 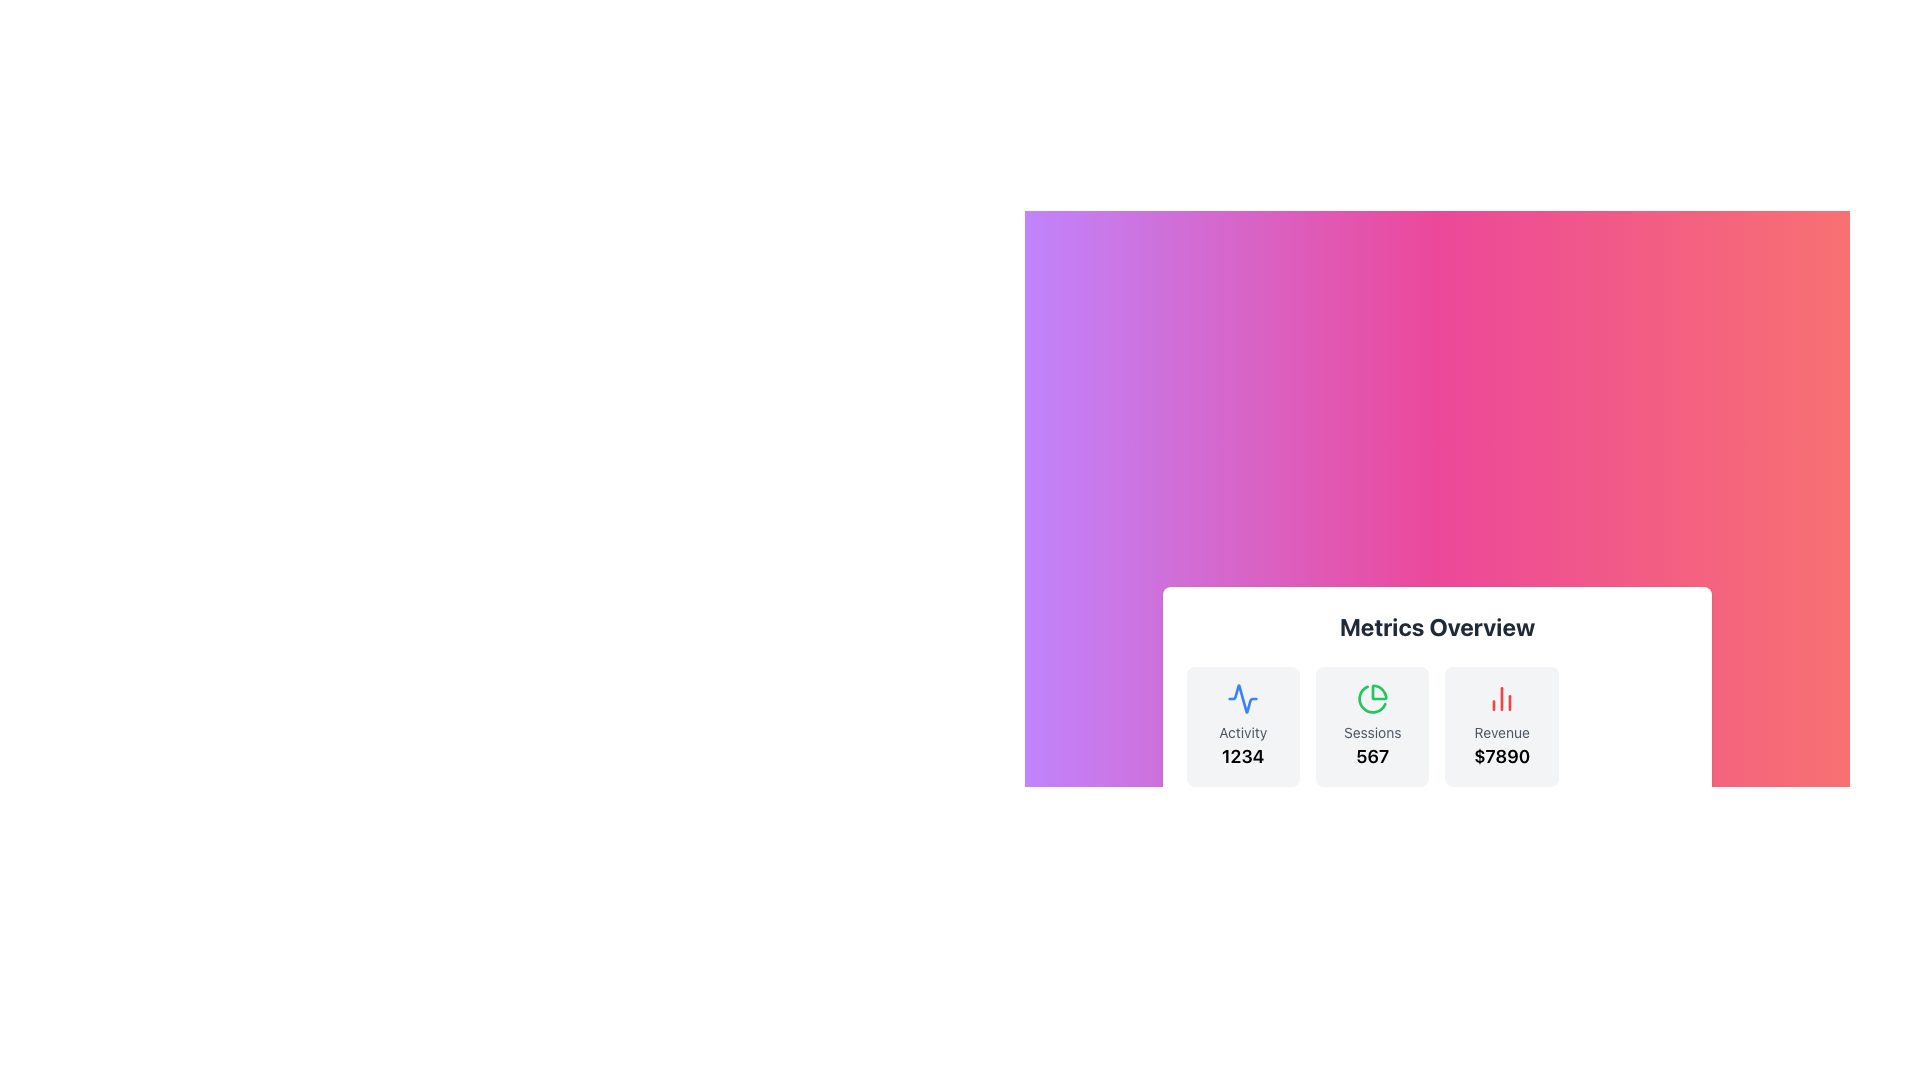 What do you see at coordinates (1436, 726) in the screenshot?
I see `information displayed in the 'Sessions' block of the Data Display Grid Section located in the 'Metrics Overview' panel` at bounding box center [1436, 726].